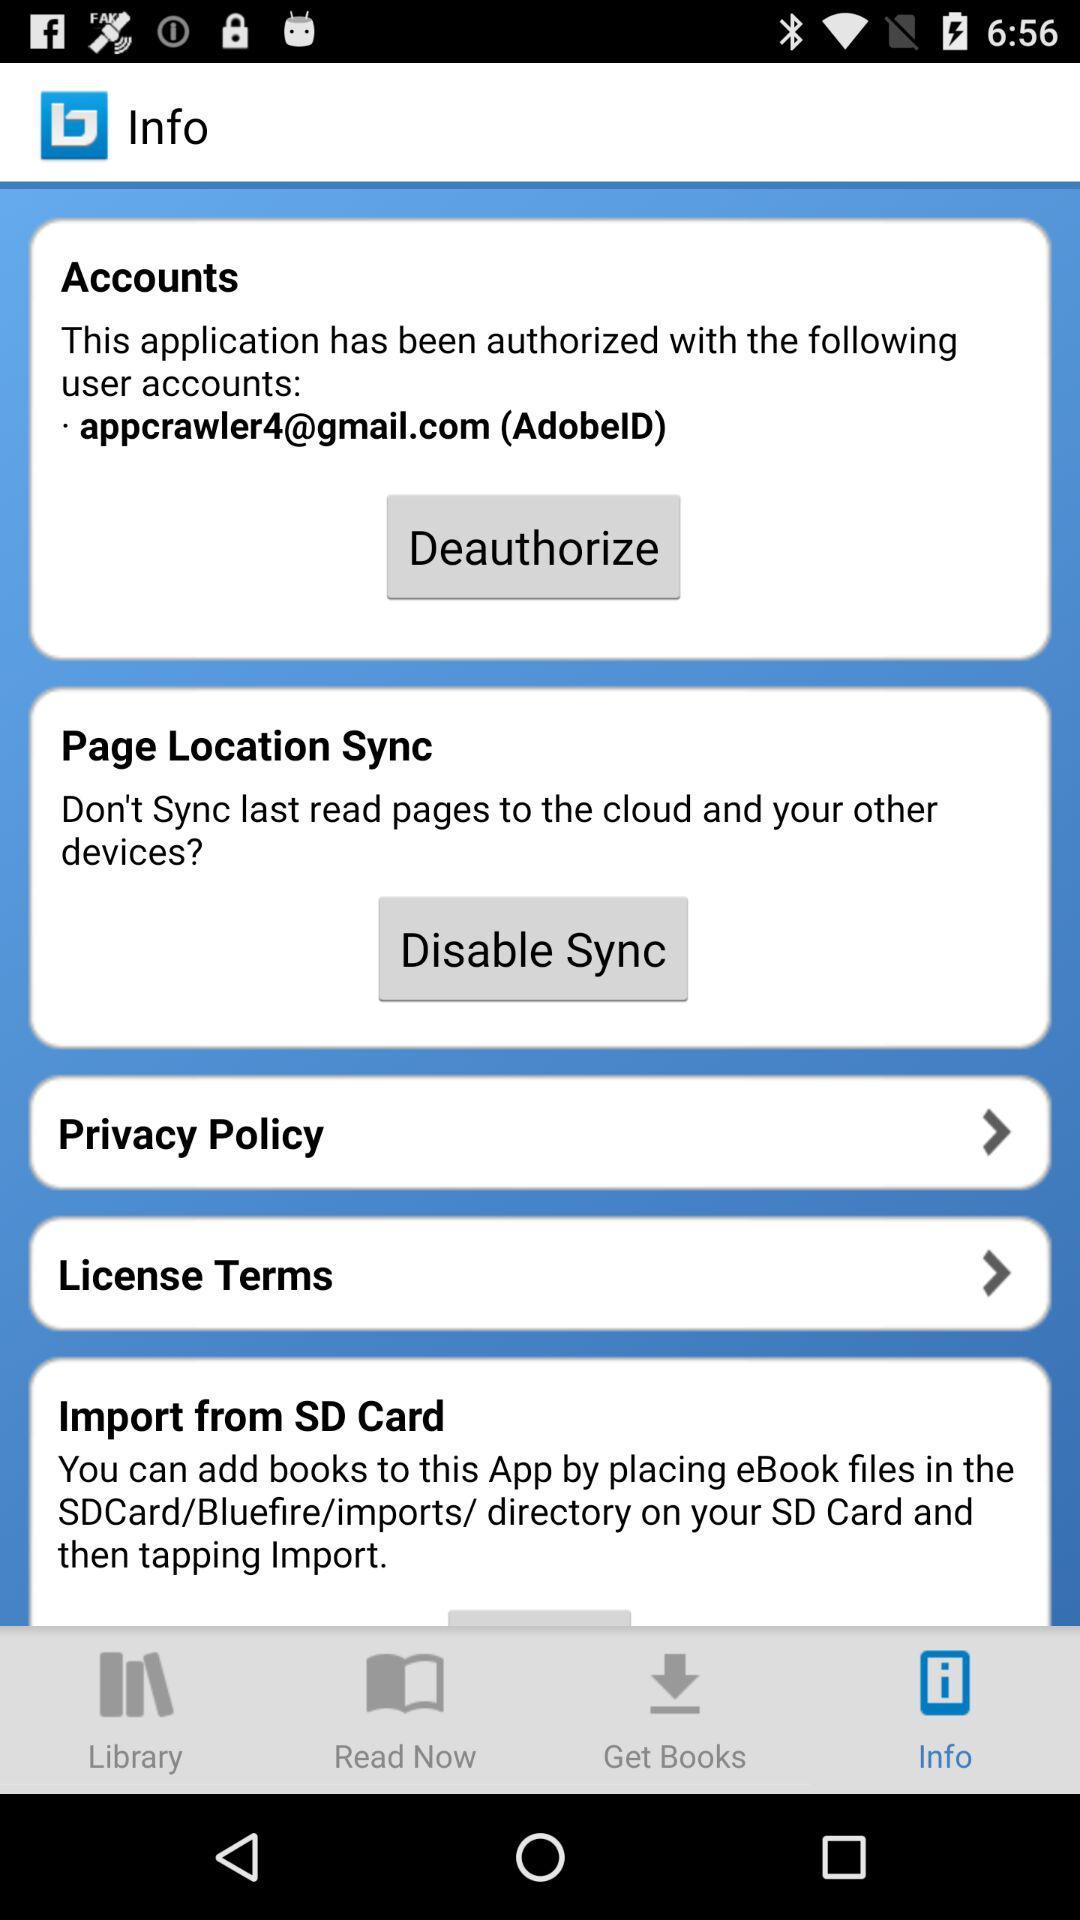 This screenshot has height=1920, width=1080. Describe the element at coordinates (405, 1708) in the screenshot. I see `books read for reading` at that location.